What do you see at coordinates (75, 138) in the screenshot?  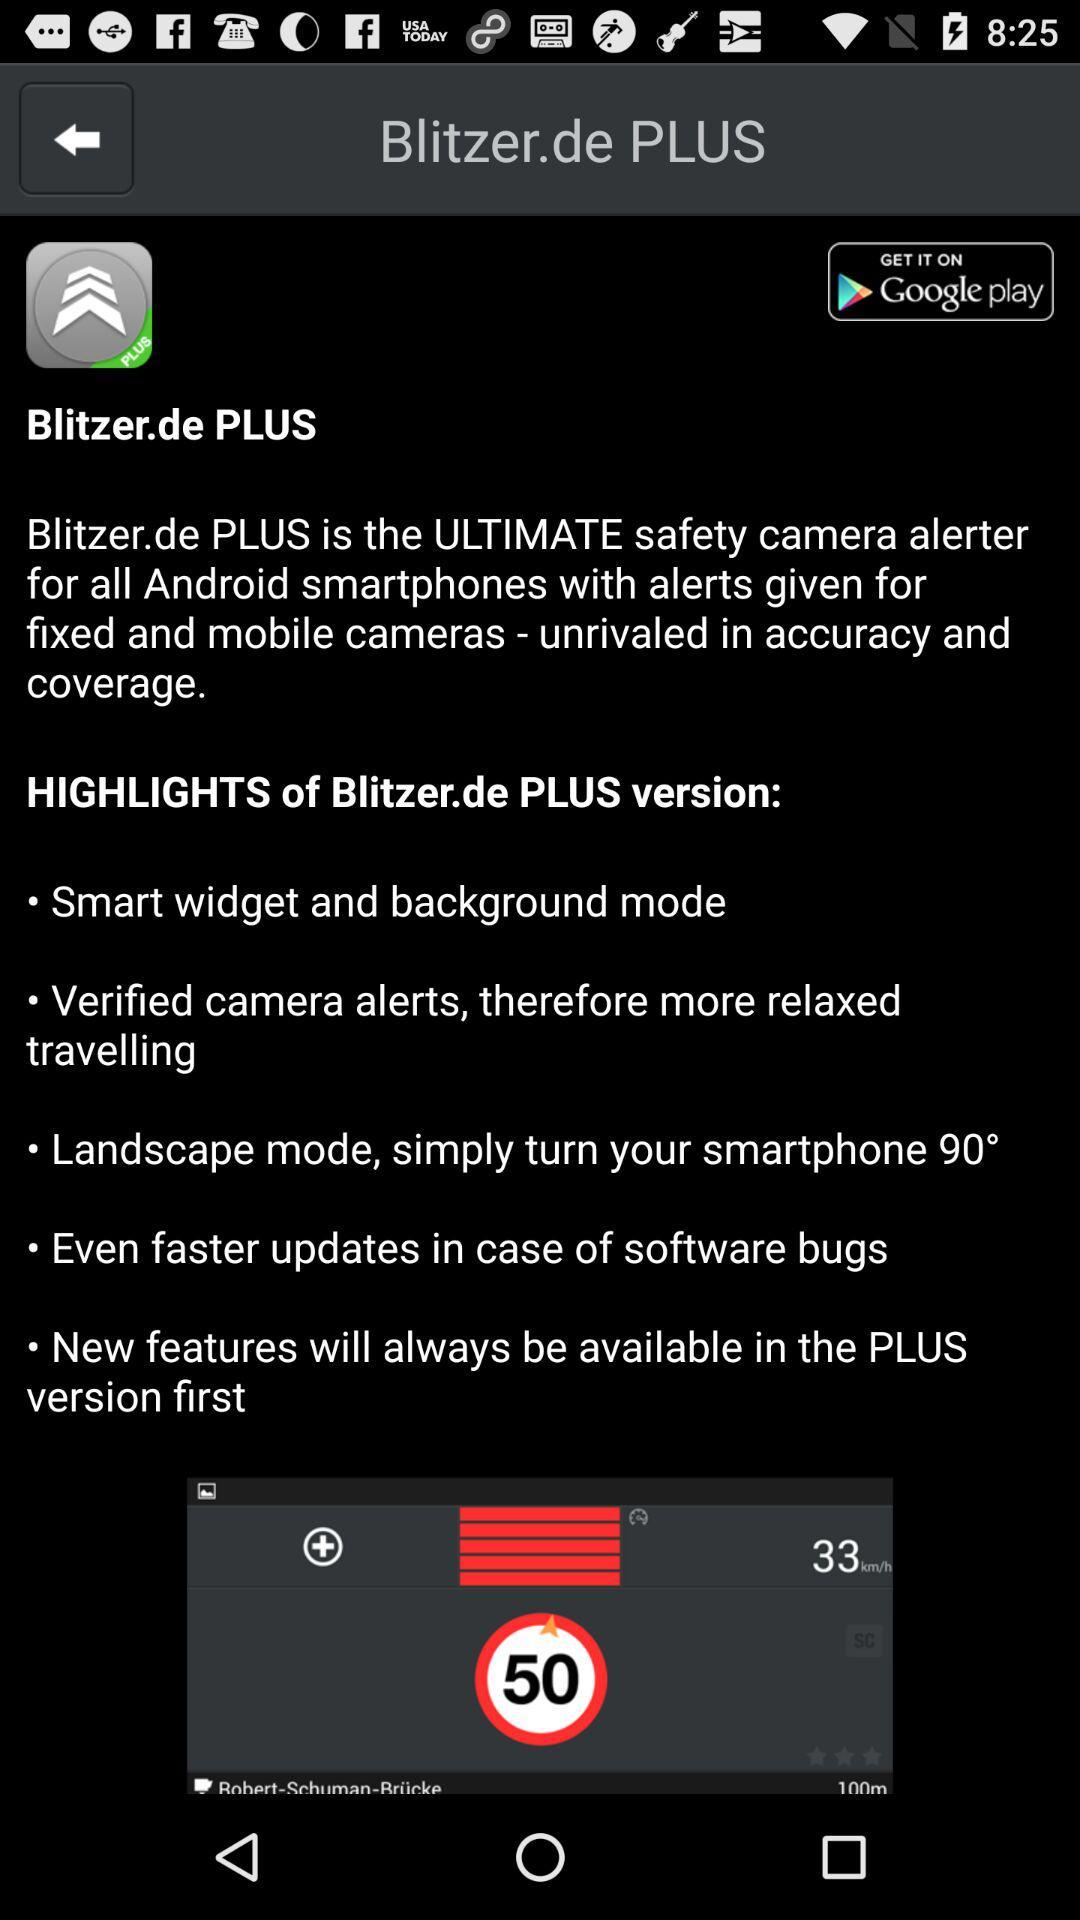 I see `go back` at bounding box center [75, 138].